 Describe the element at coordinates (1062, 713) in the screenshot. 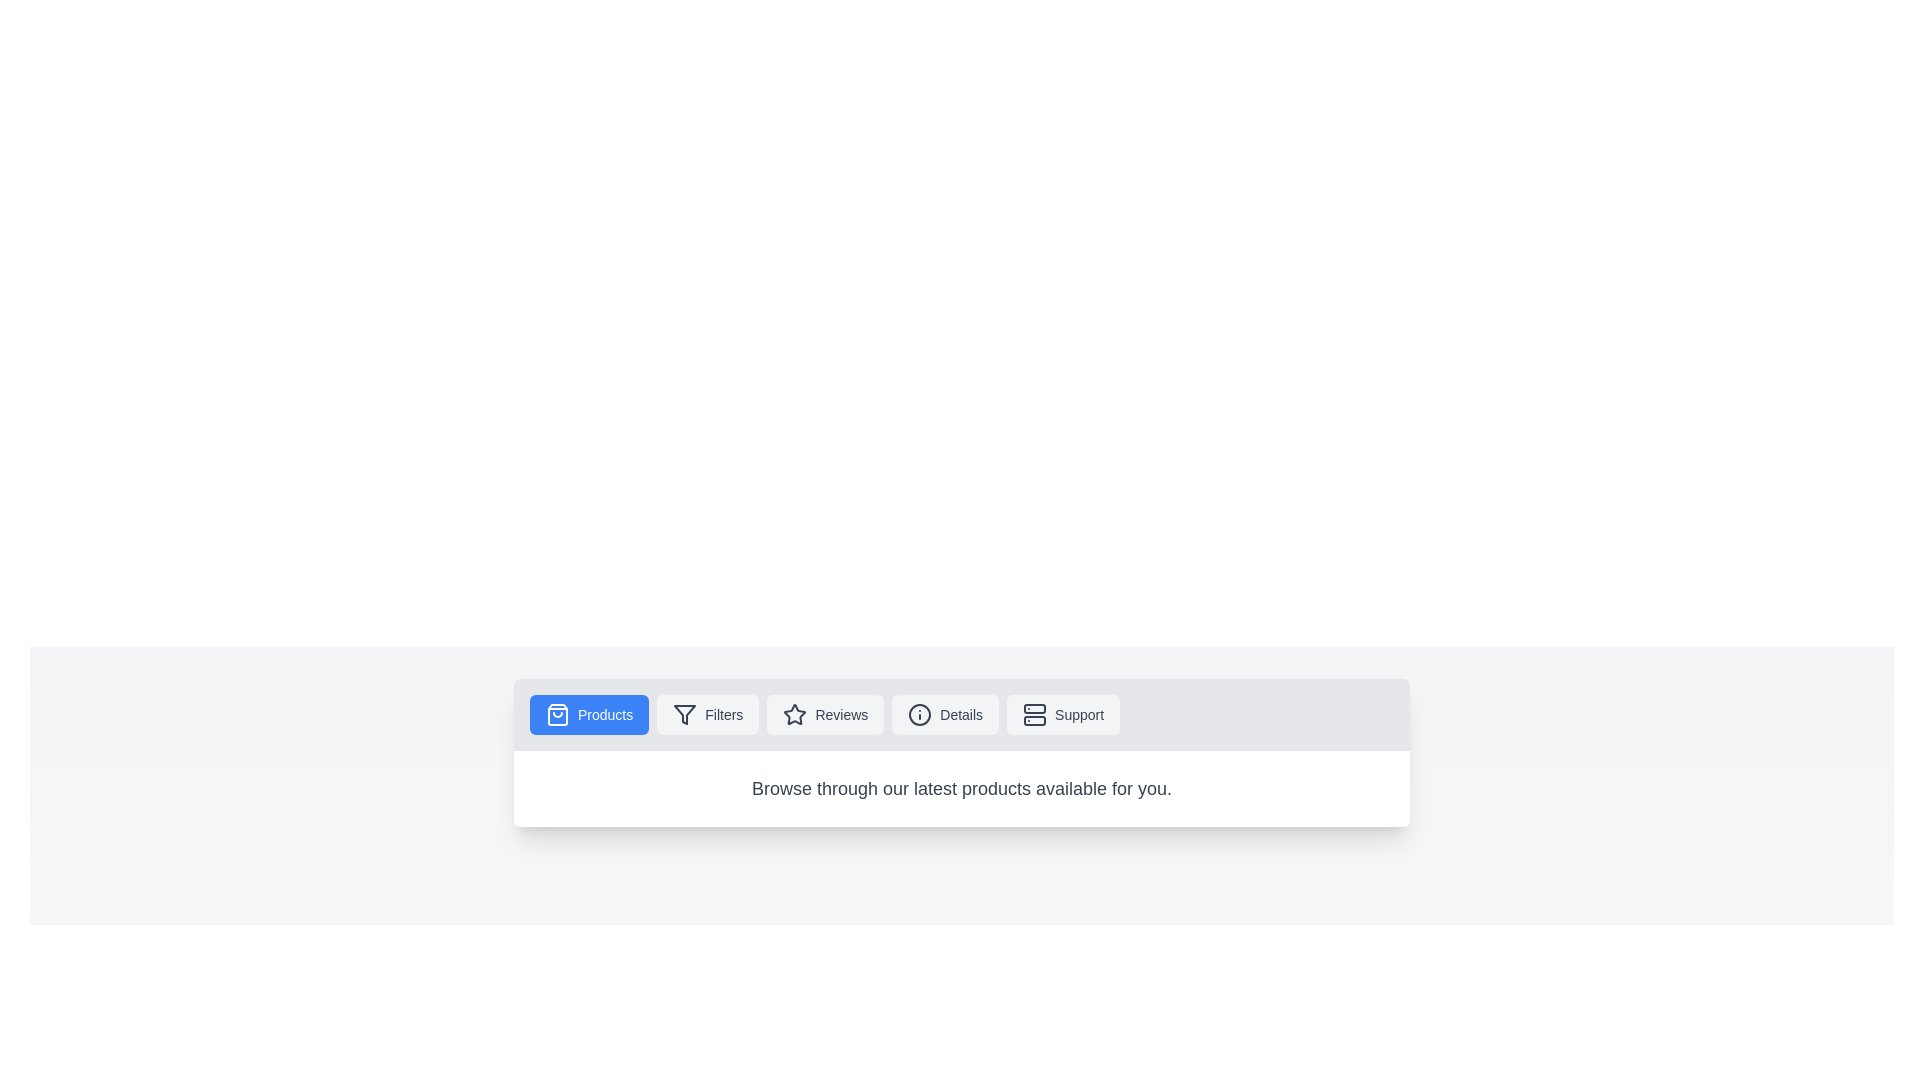

I see `the Support tab by clicking on its button` at that location.